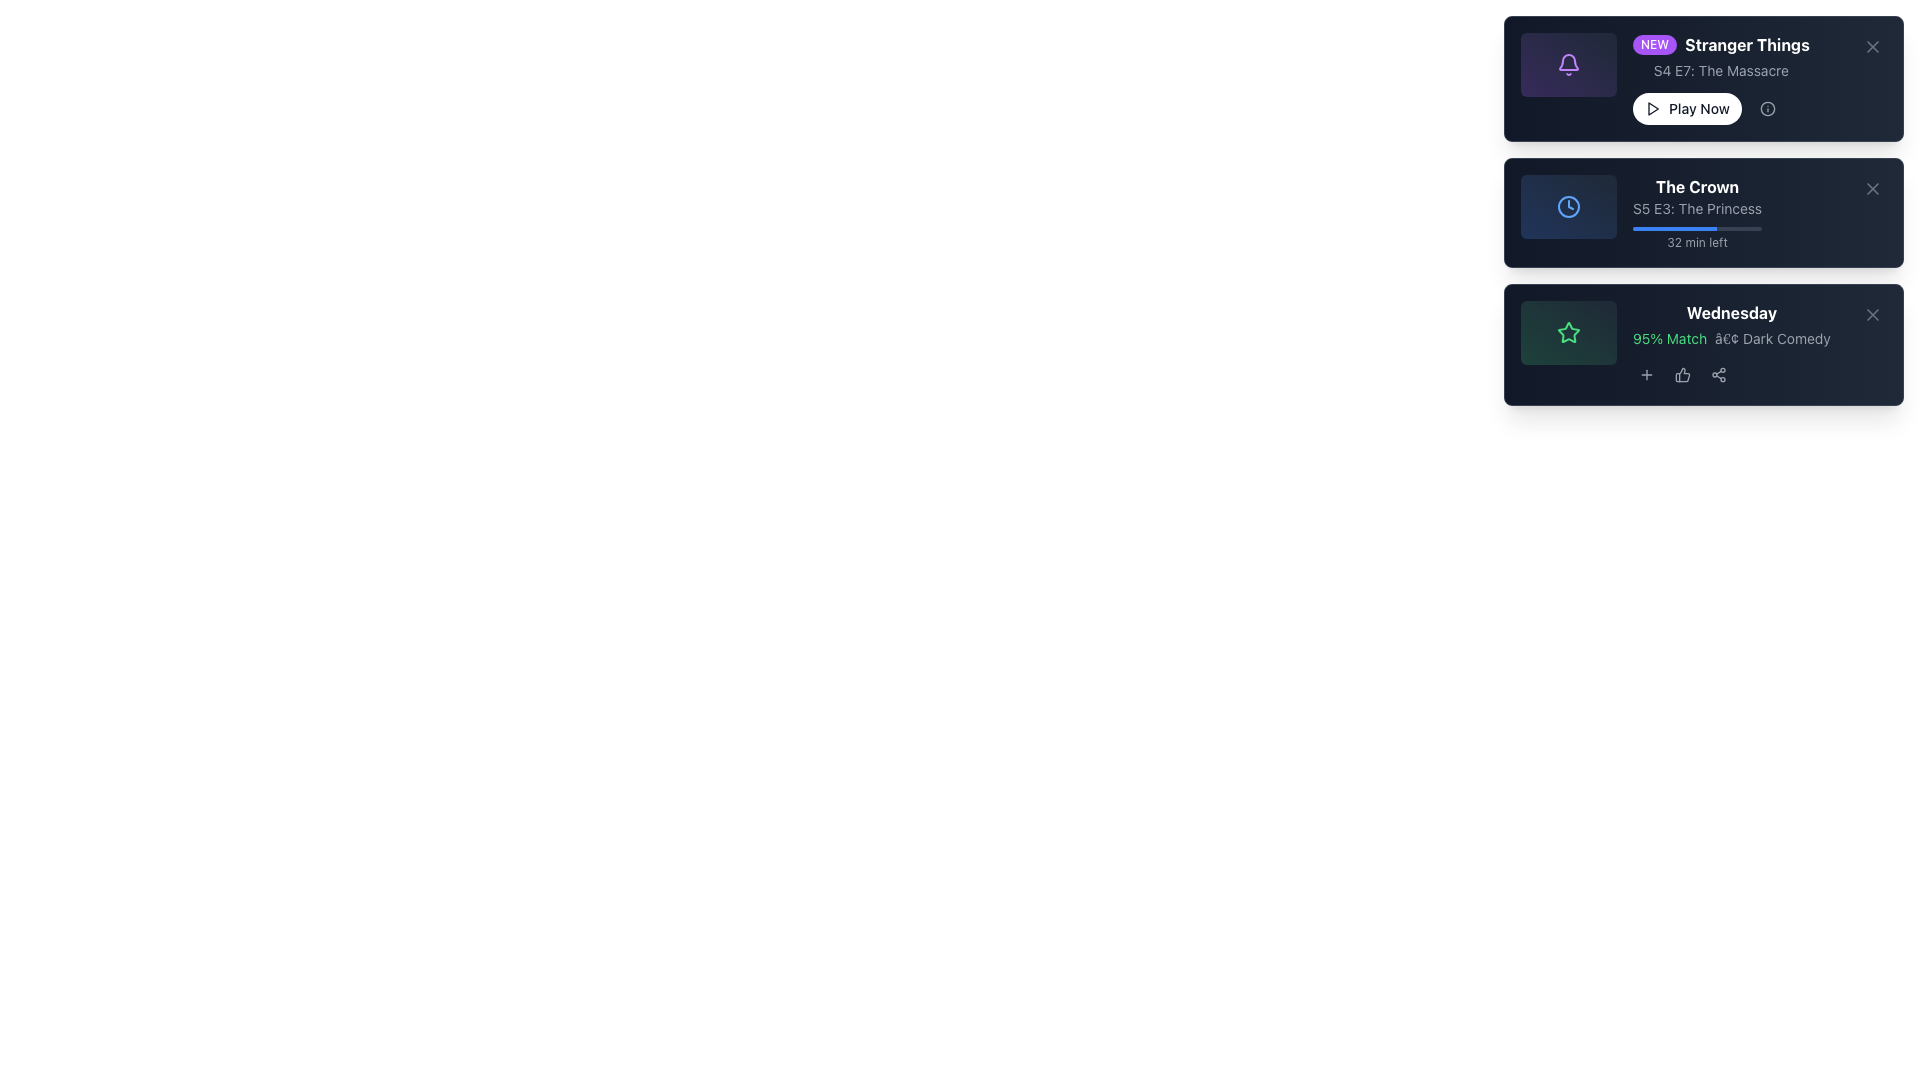 This screenshot has width=1920, height=1080. Describe the element at coordinates (1767, 108) in the screenshot. I see `the informational indicator icon located at the top-right corner of the first card in a vertical stack of three cards` at that location.